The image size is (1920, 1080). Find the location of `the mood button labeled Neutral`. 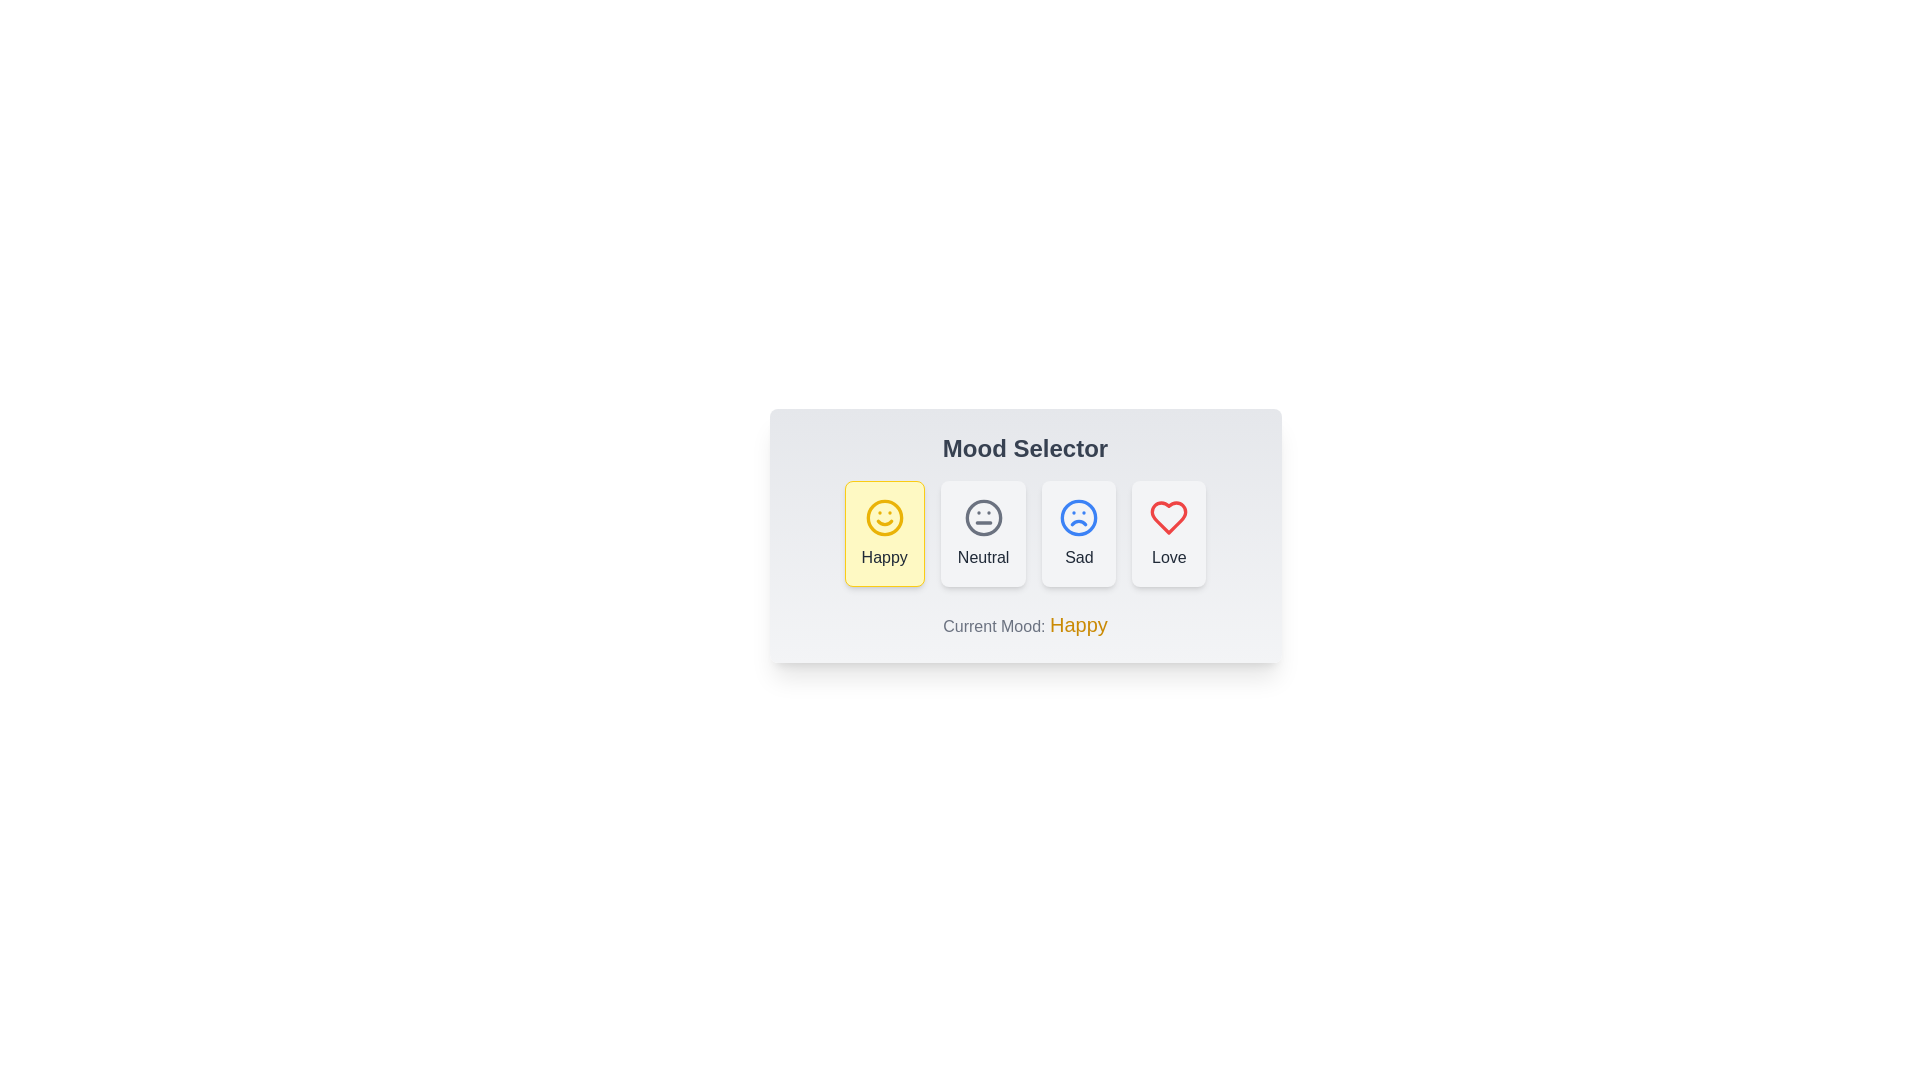

the mood button labeled Neutral is located at coordinates (983, 532).